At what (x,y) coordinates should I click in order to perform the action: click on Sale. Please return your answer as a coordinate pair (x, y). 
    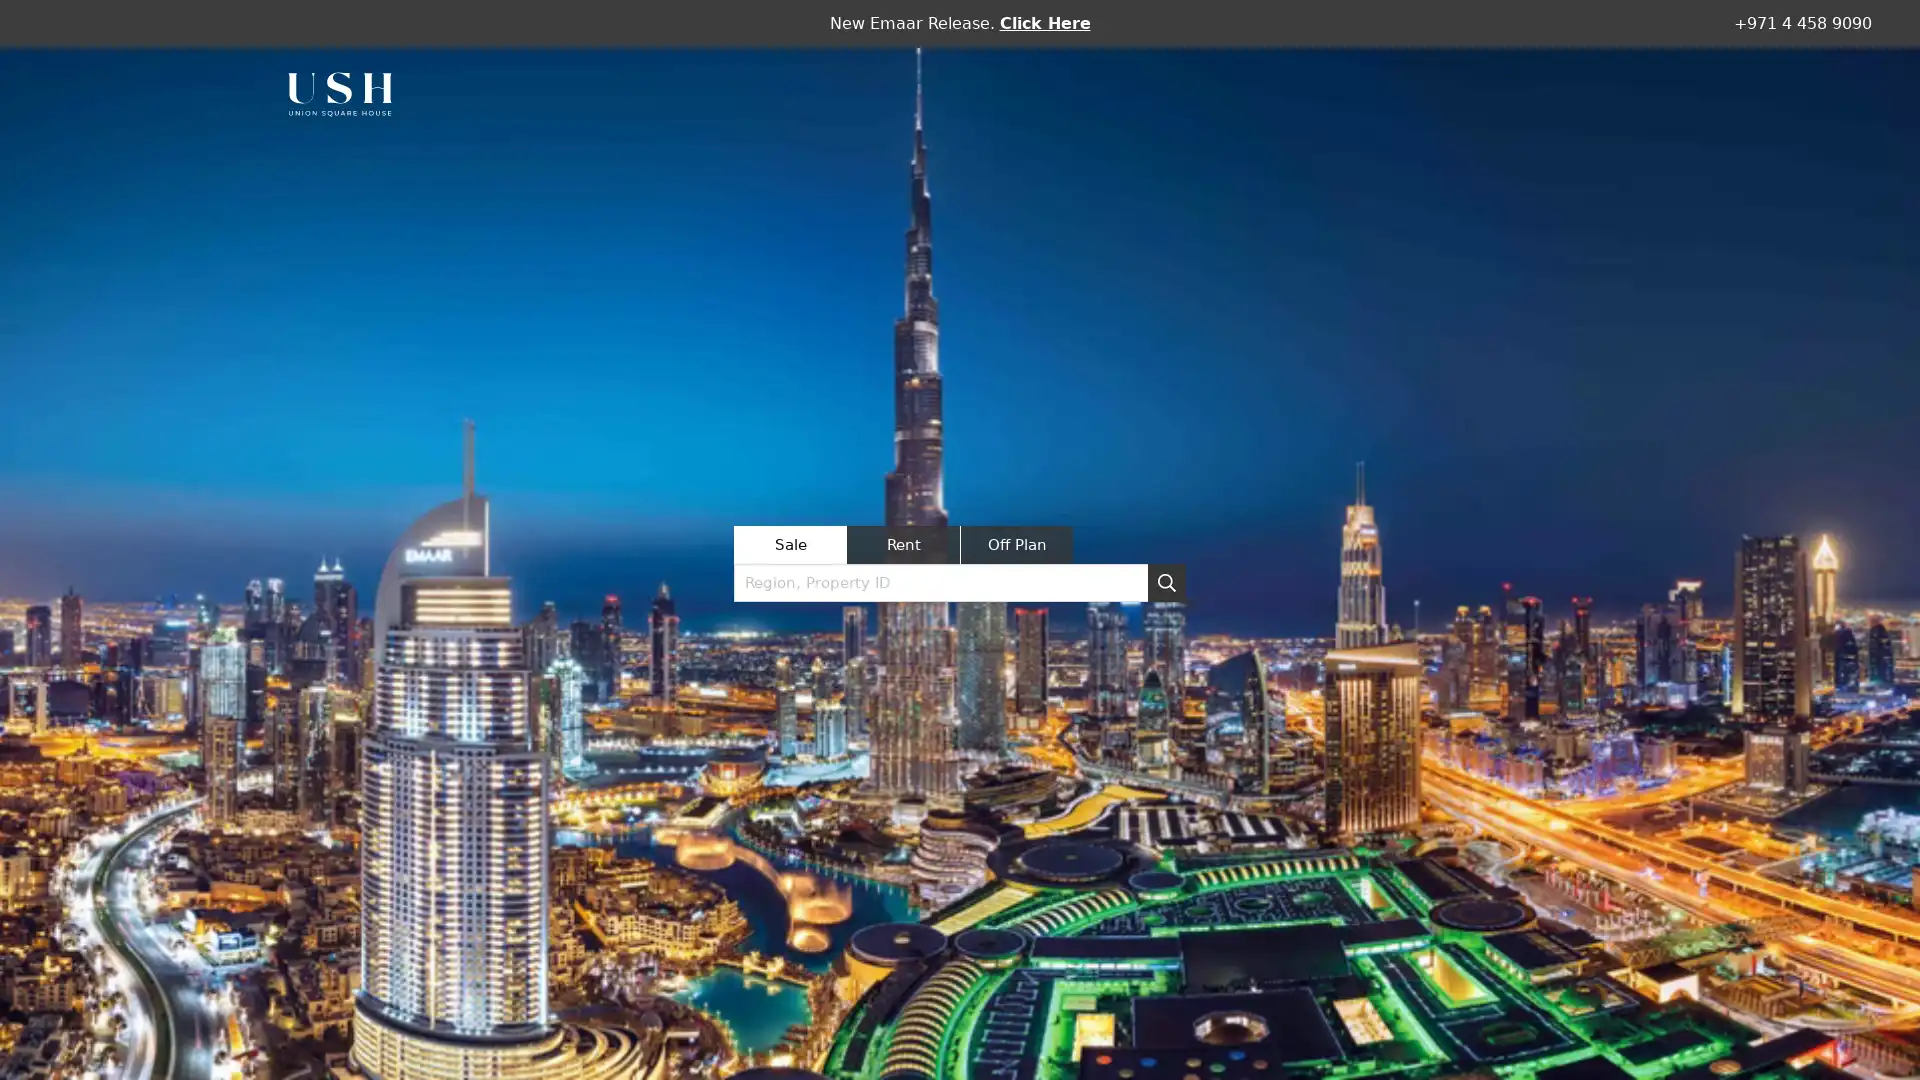
    Looking at the image, I should click on (789, 544).